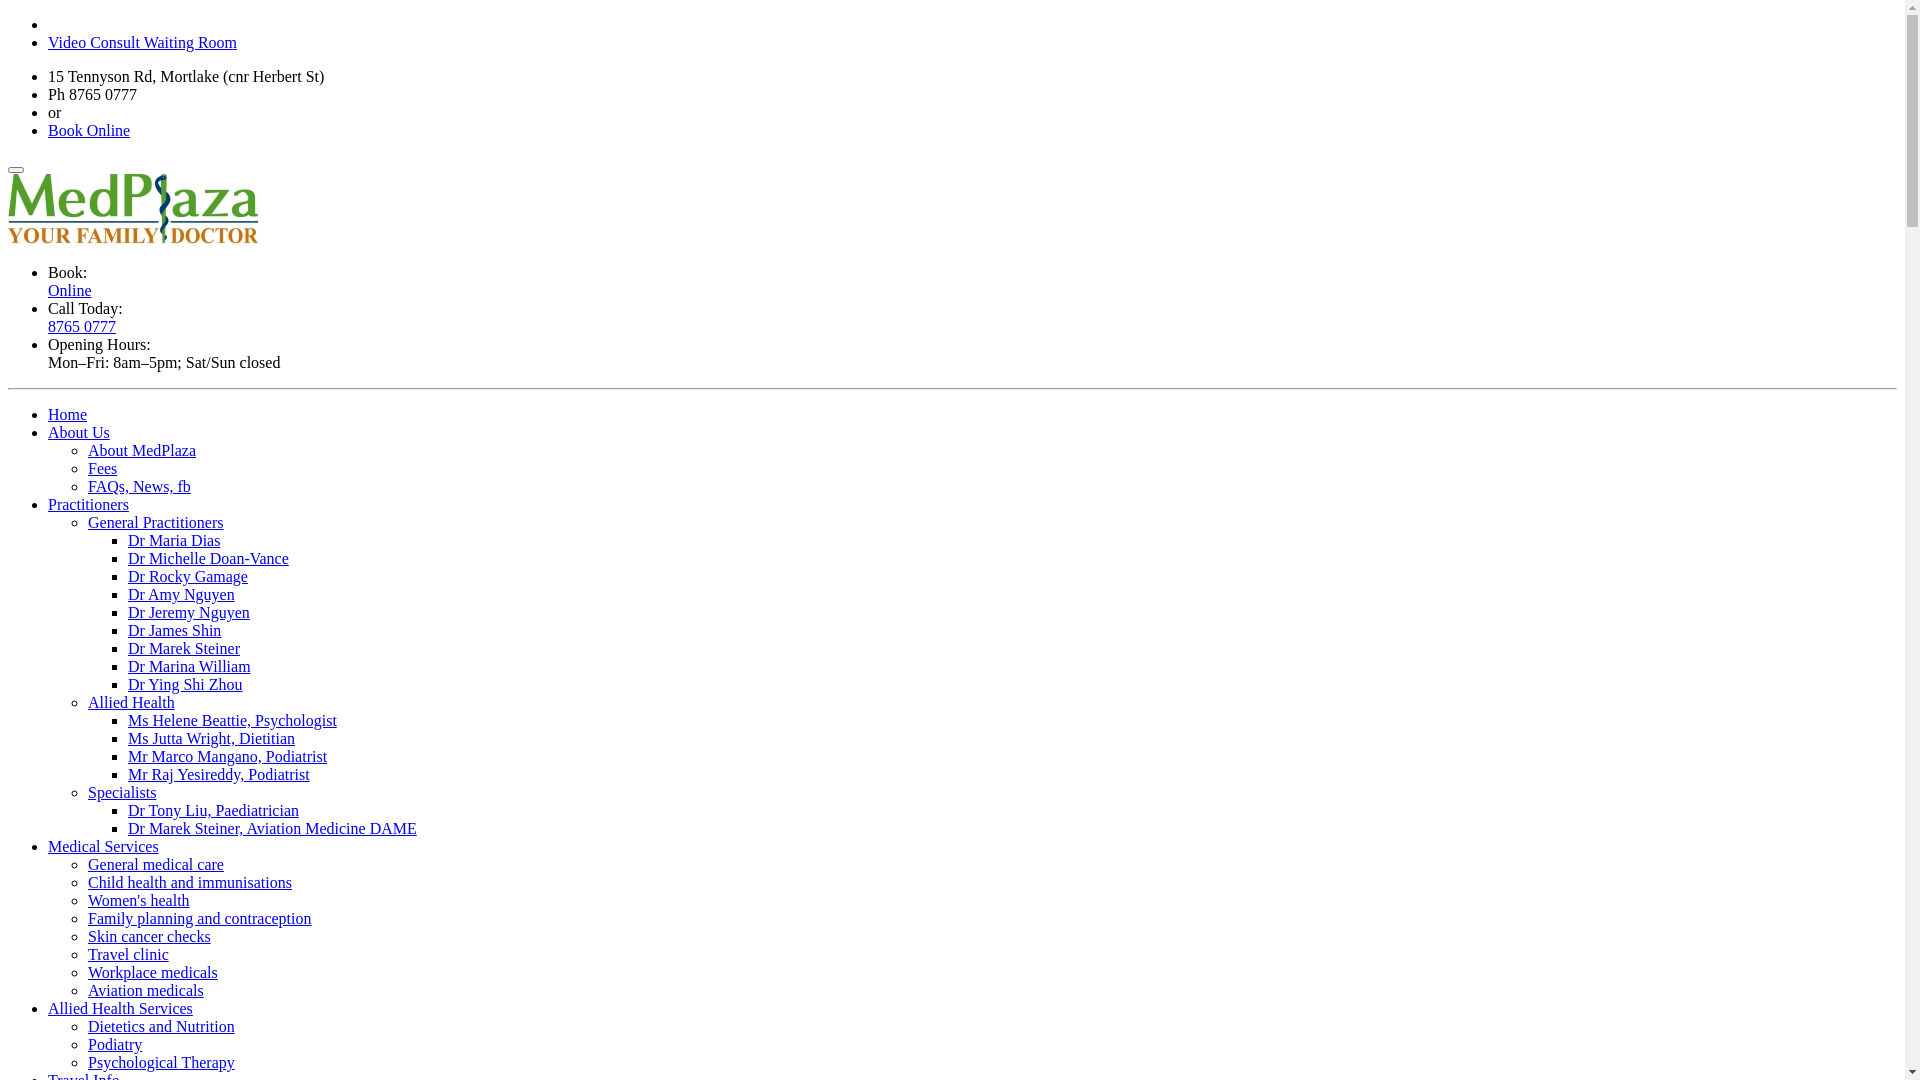 This screenshot has height=1080, width=1920. What do you see at coordinates (80, 325) in the screenshot?
I see `'8765 0777'` at bounding box center [80, 325].